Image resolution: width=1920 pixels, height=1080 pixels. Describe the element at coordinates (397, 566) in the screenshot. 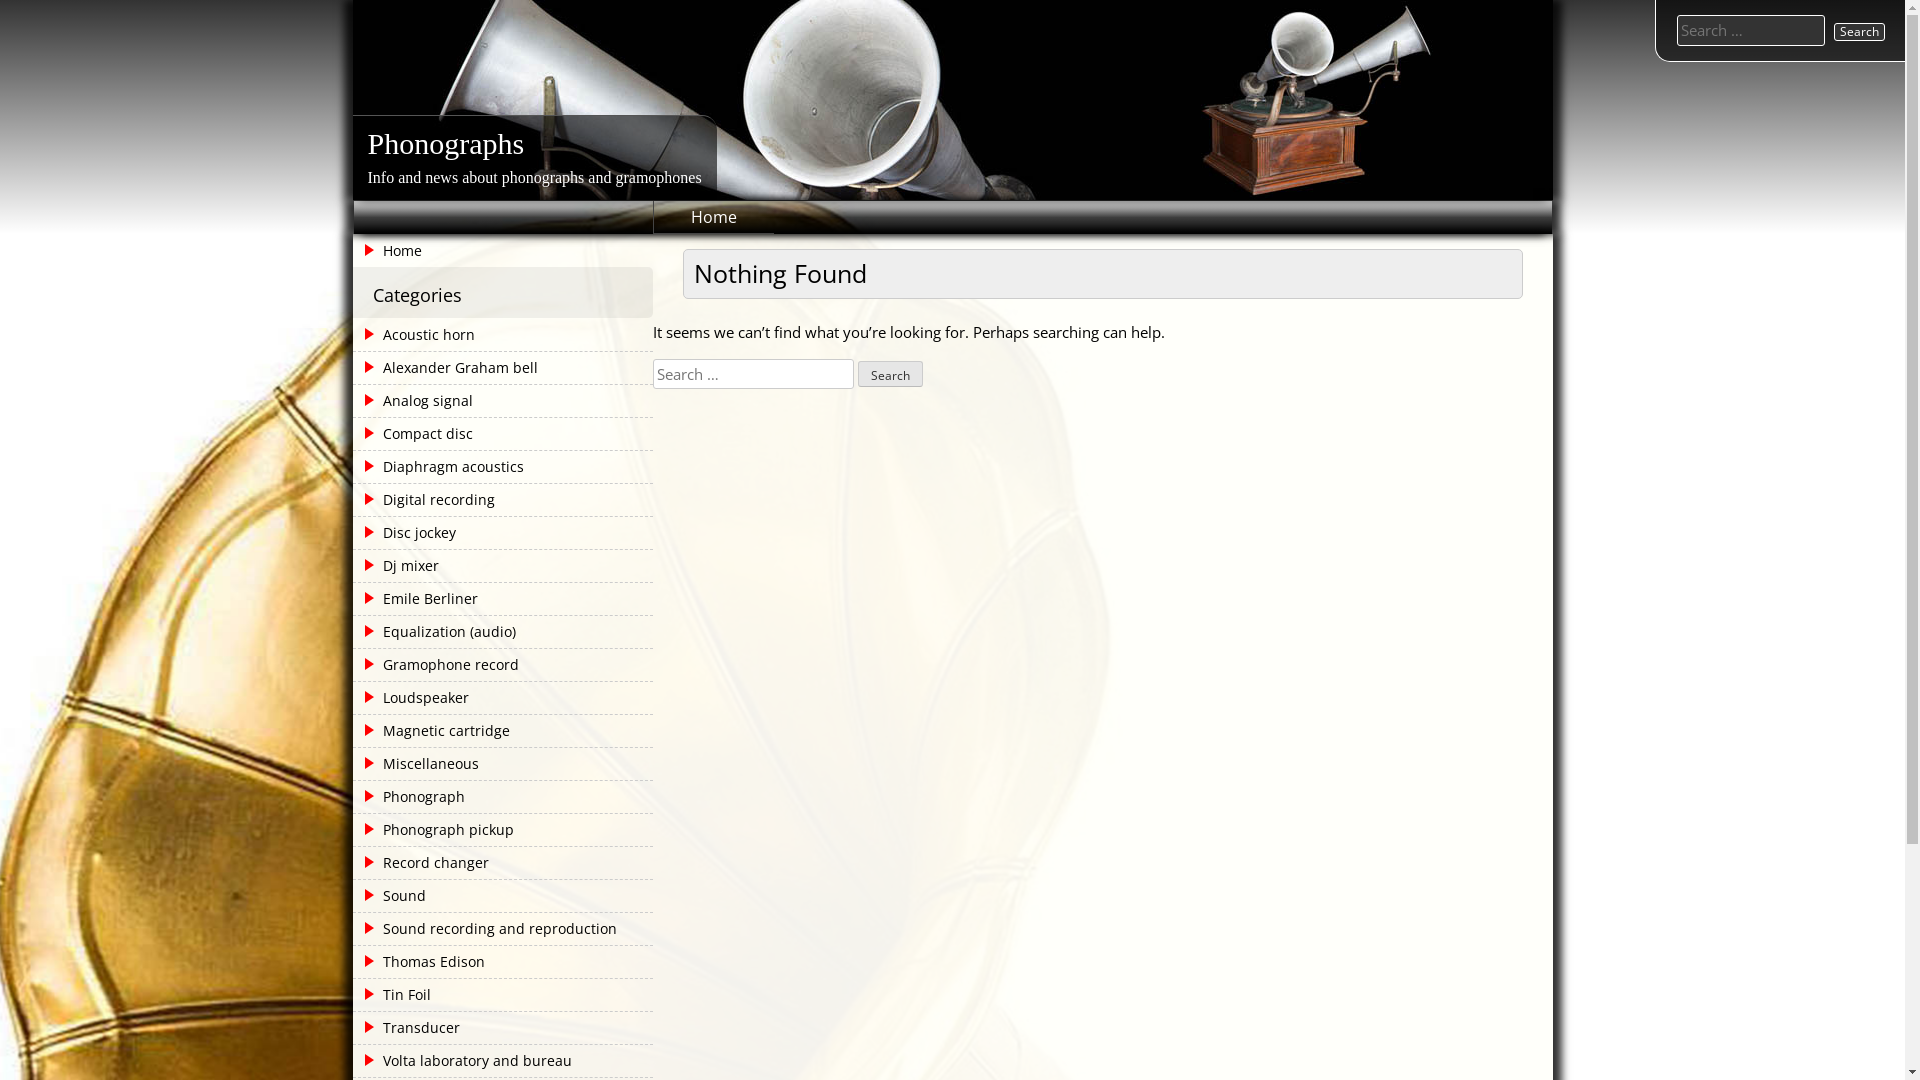

I see `'Dj mixer'` at that location.